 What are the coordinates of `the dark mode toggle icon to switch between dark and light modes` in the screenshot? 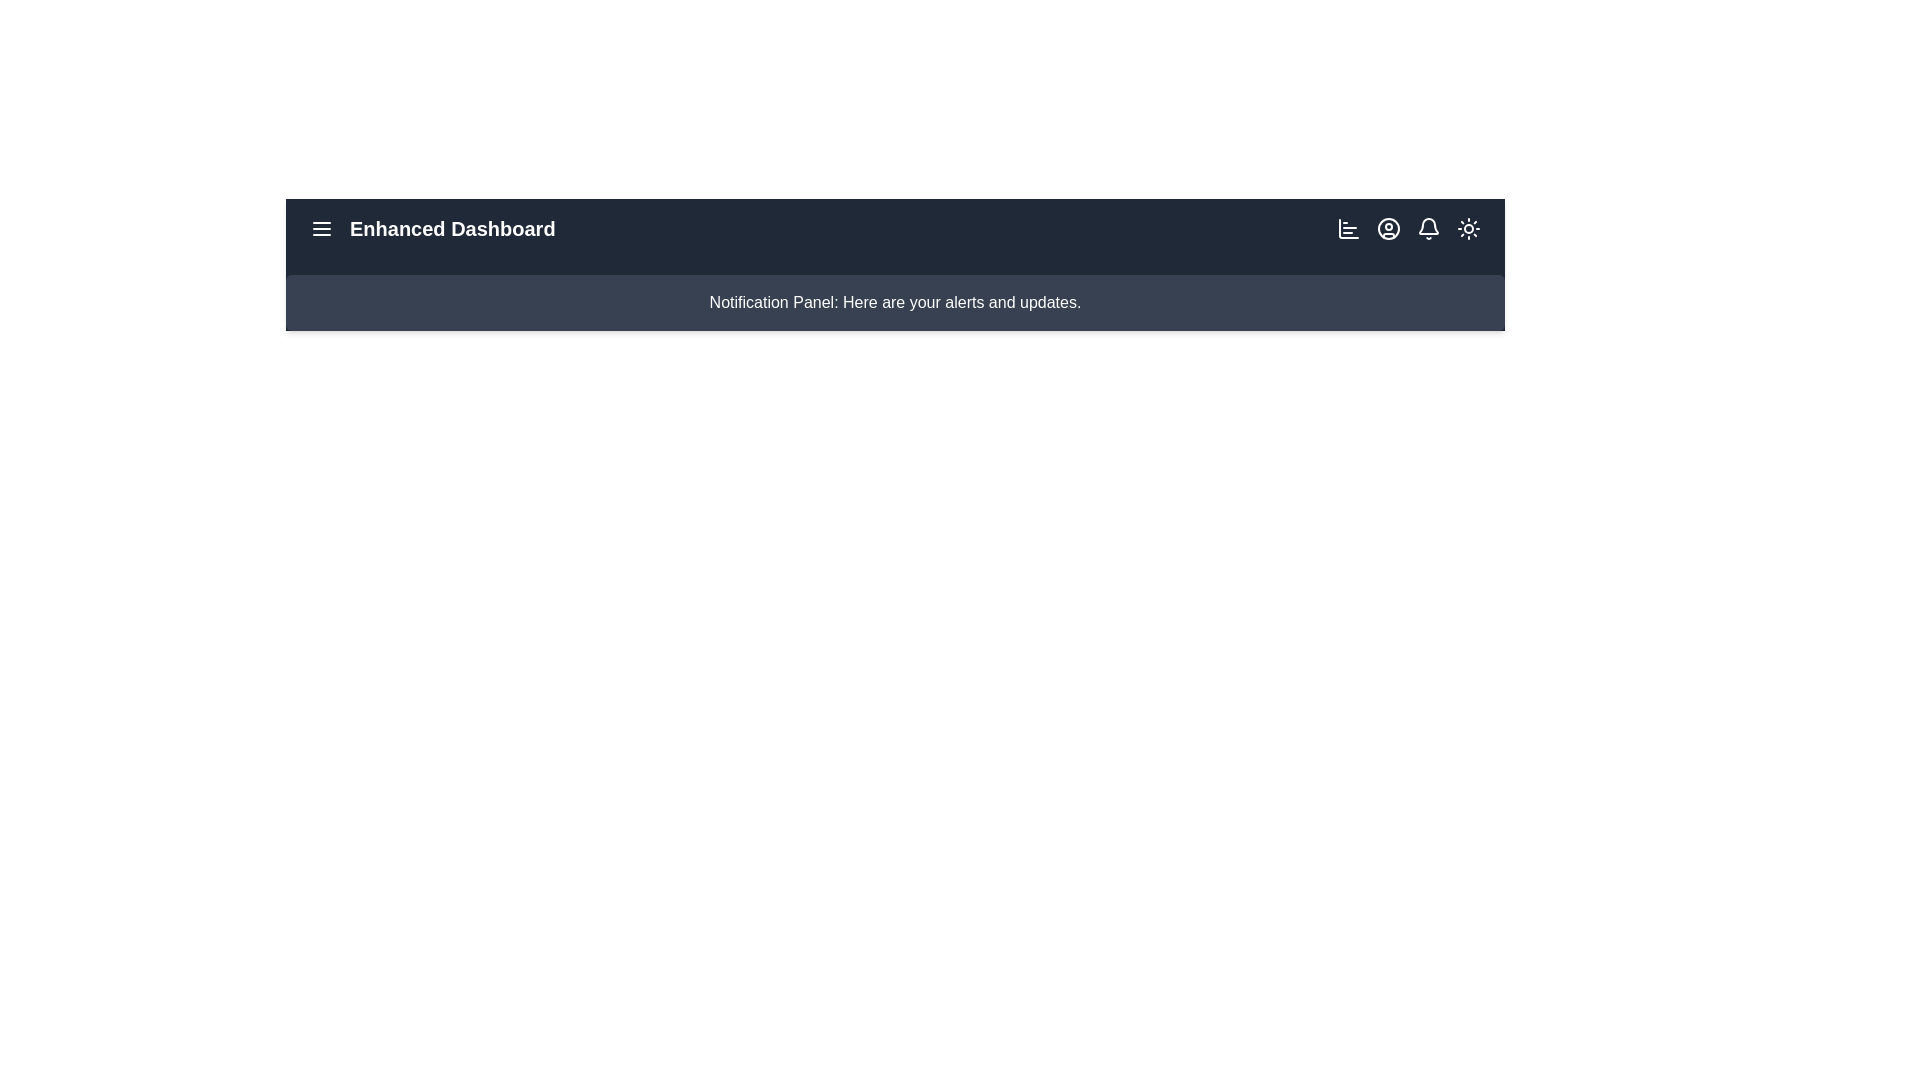 It's located at (1468, 227).